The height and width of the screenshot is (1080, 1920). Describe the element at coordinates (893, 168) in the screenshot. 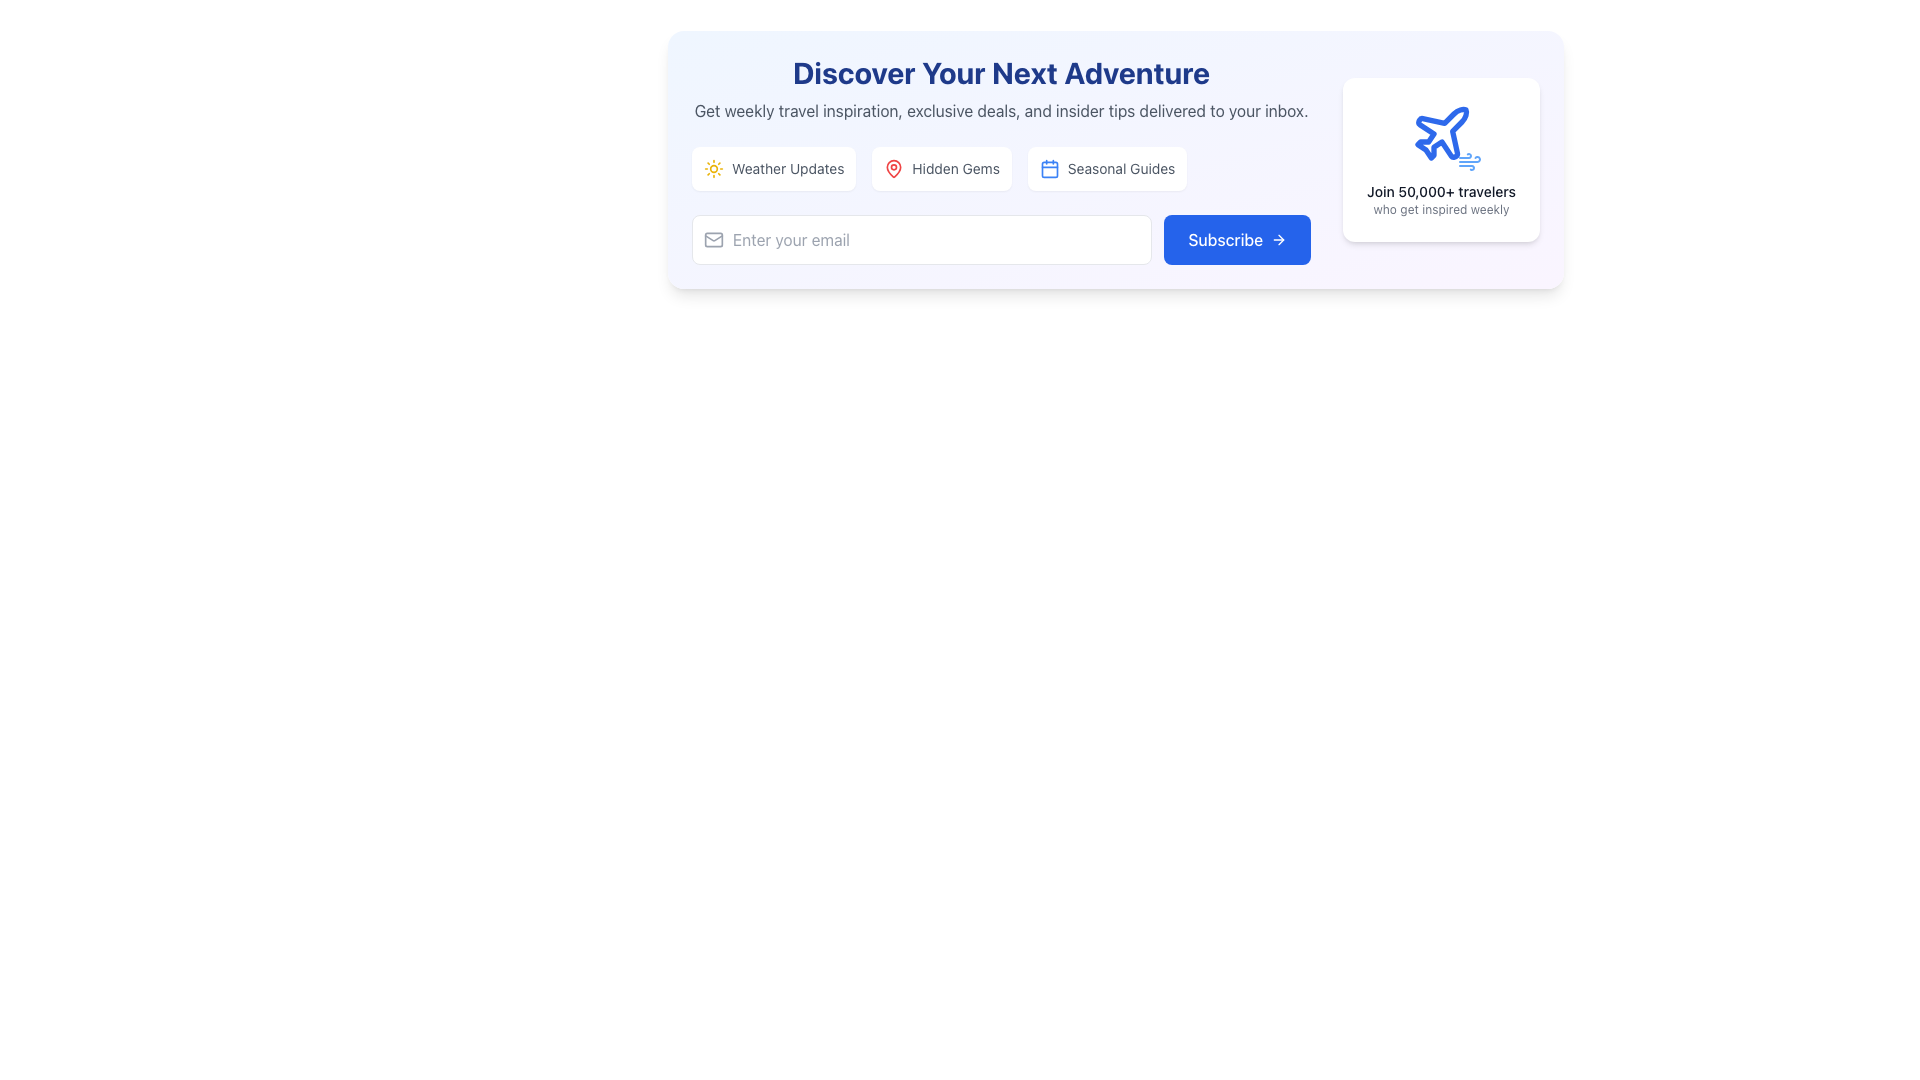

I see `the red pin-like icon associated with map markers located in the 'Hidden Gems' section, positioned between 'Weather Updates' and 'Seasonal Guides'` at that location.